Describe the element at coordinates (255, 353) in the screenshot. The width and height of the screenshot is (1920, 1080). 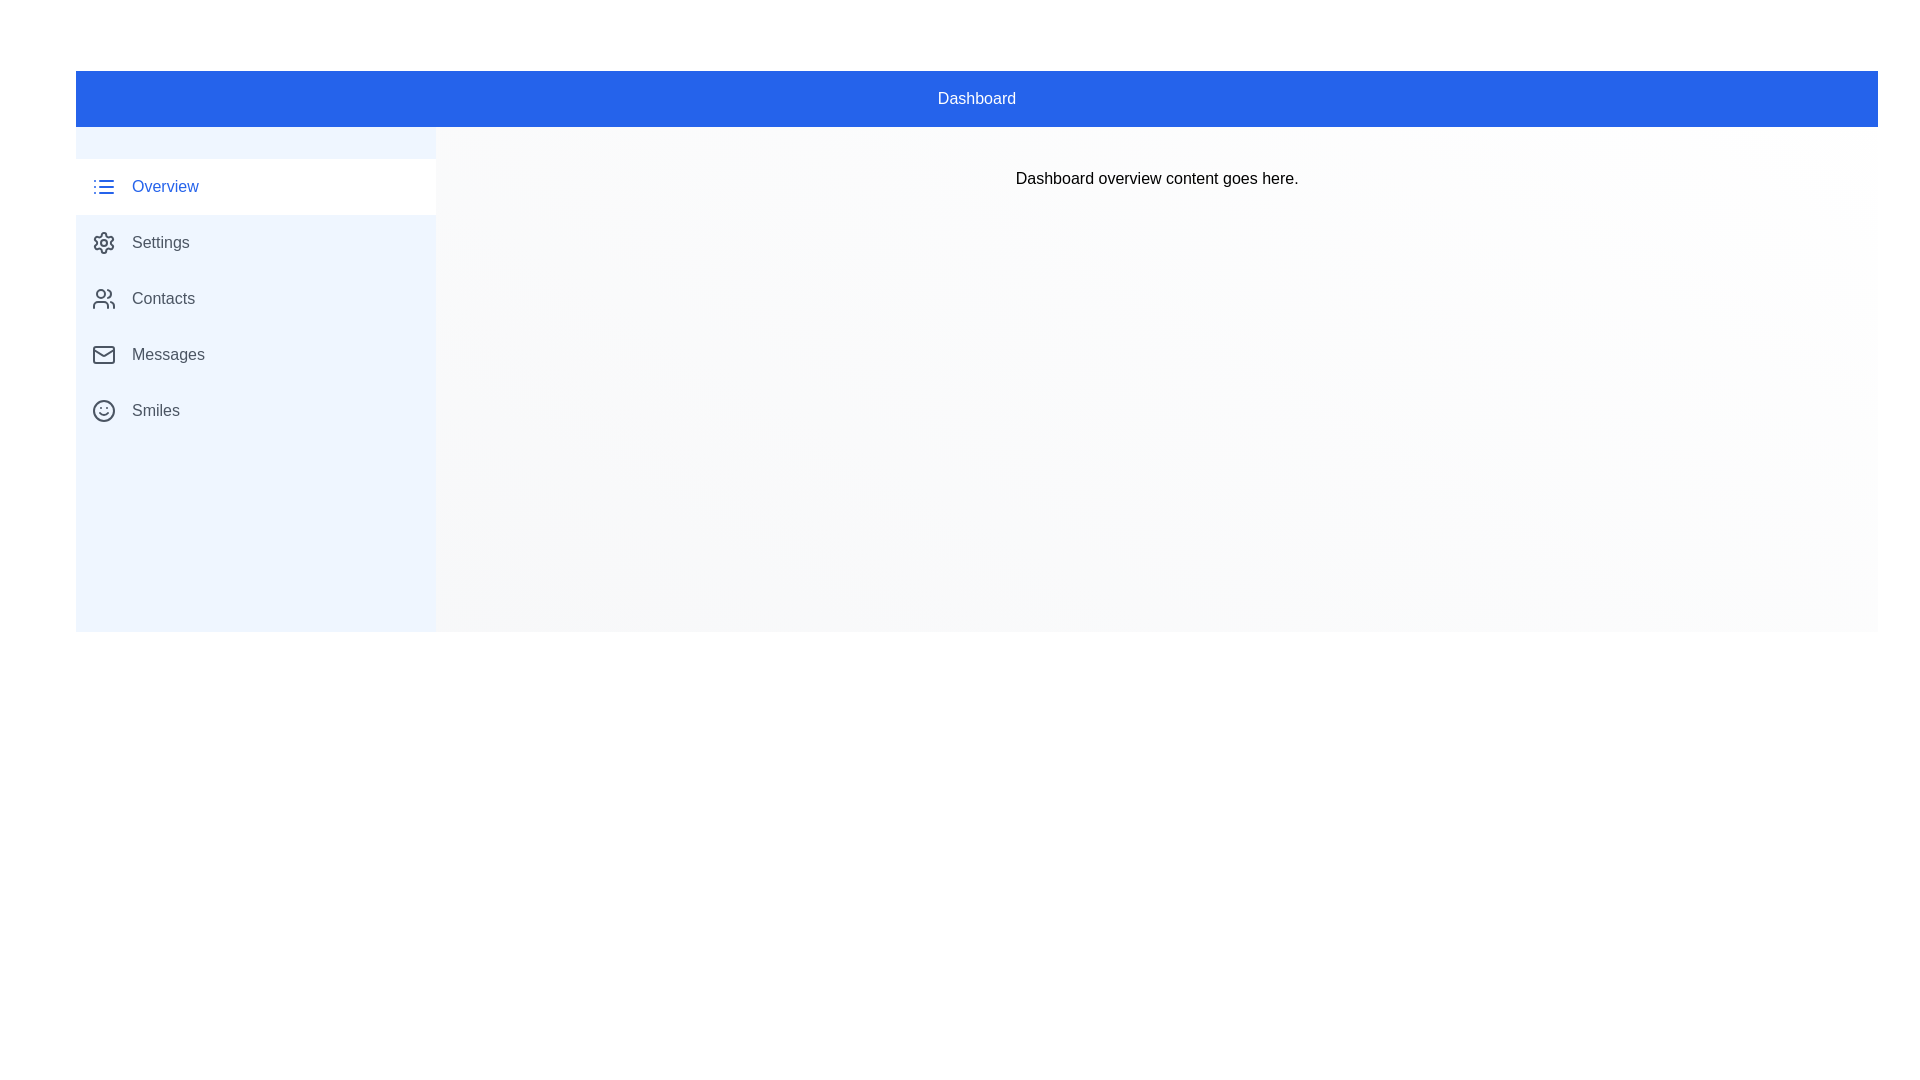
I see `the 'Messages' button in the left-hand sidebar` at that location.